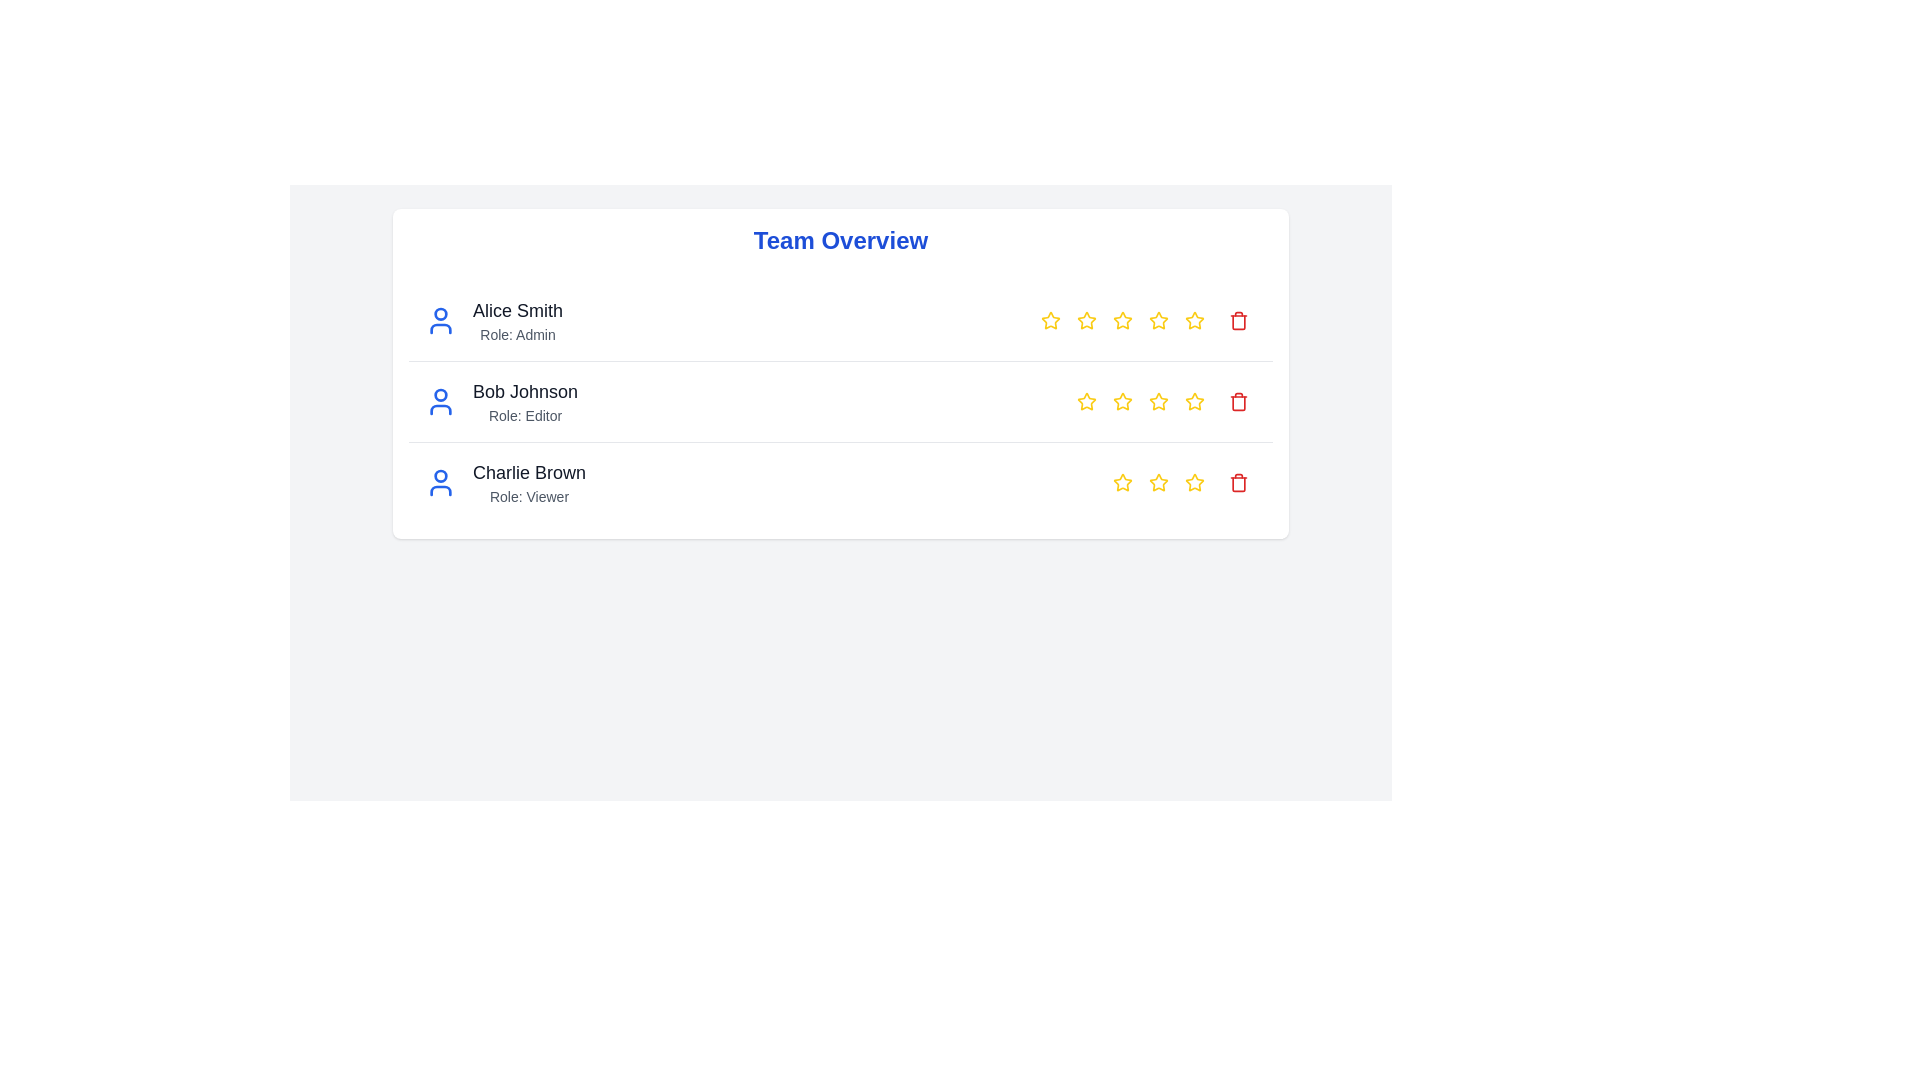 This screenshot has height=1080, width=1920. Describe the element at coordinates (1195, 401) in the screenshot. I see `the fourth star-shaped icon button in the rating cluster for user 'Bob Johnson'` at that location.